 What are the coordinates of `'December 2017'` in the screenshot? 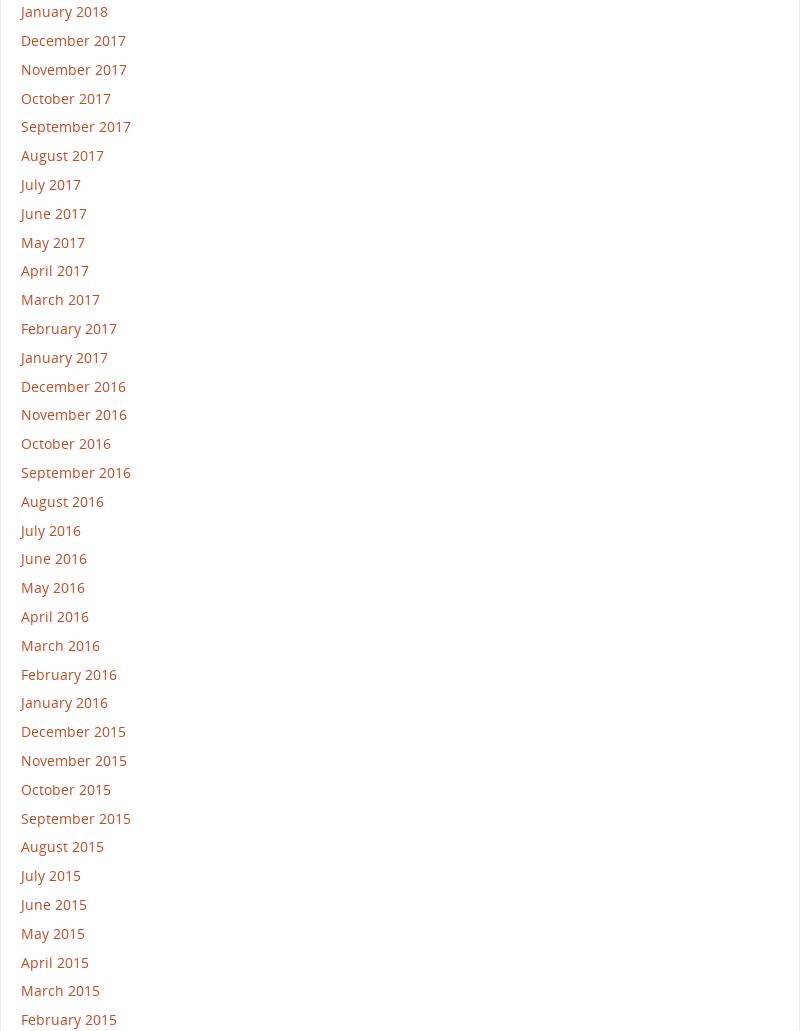 It's located at (73, 40).